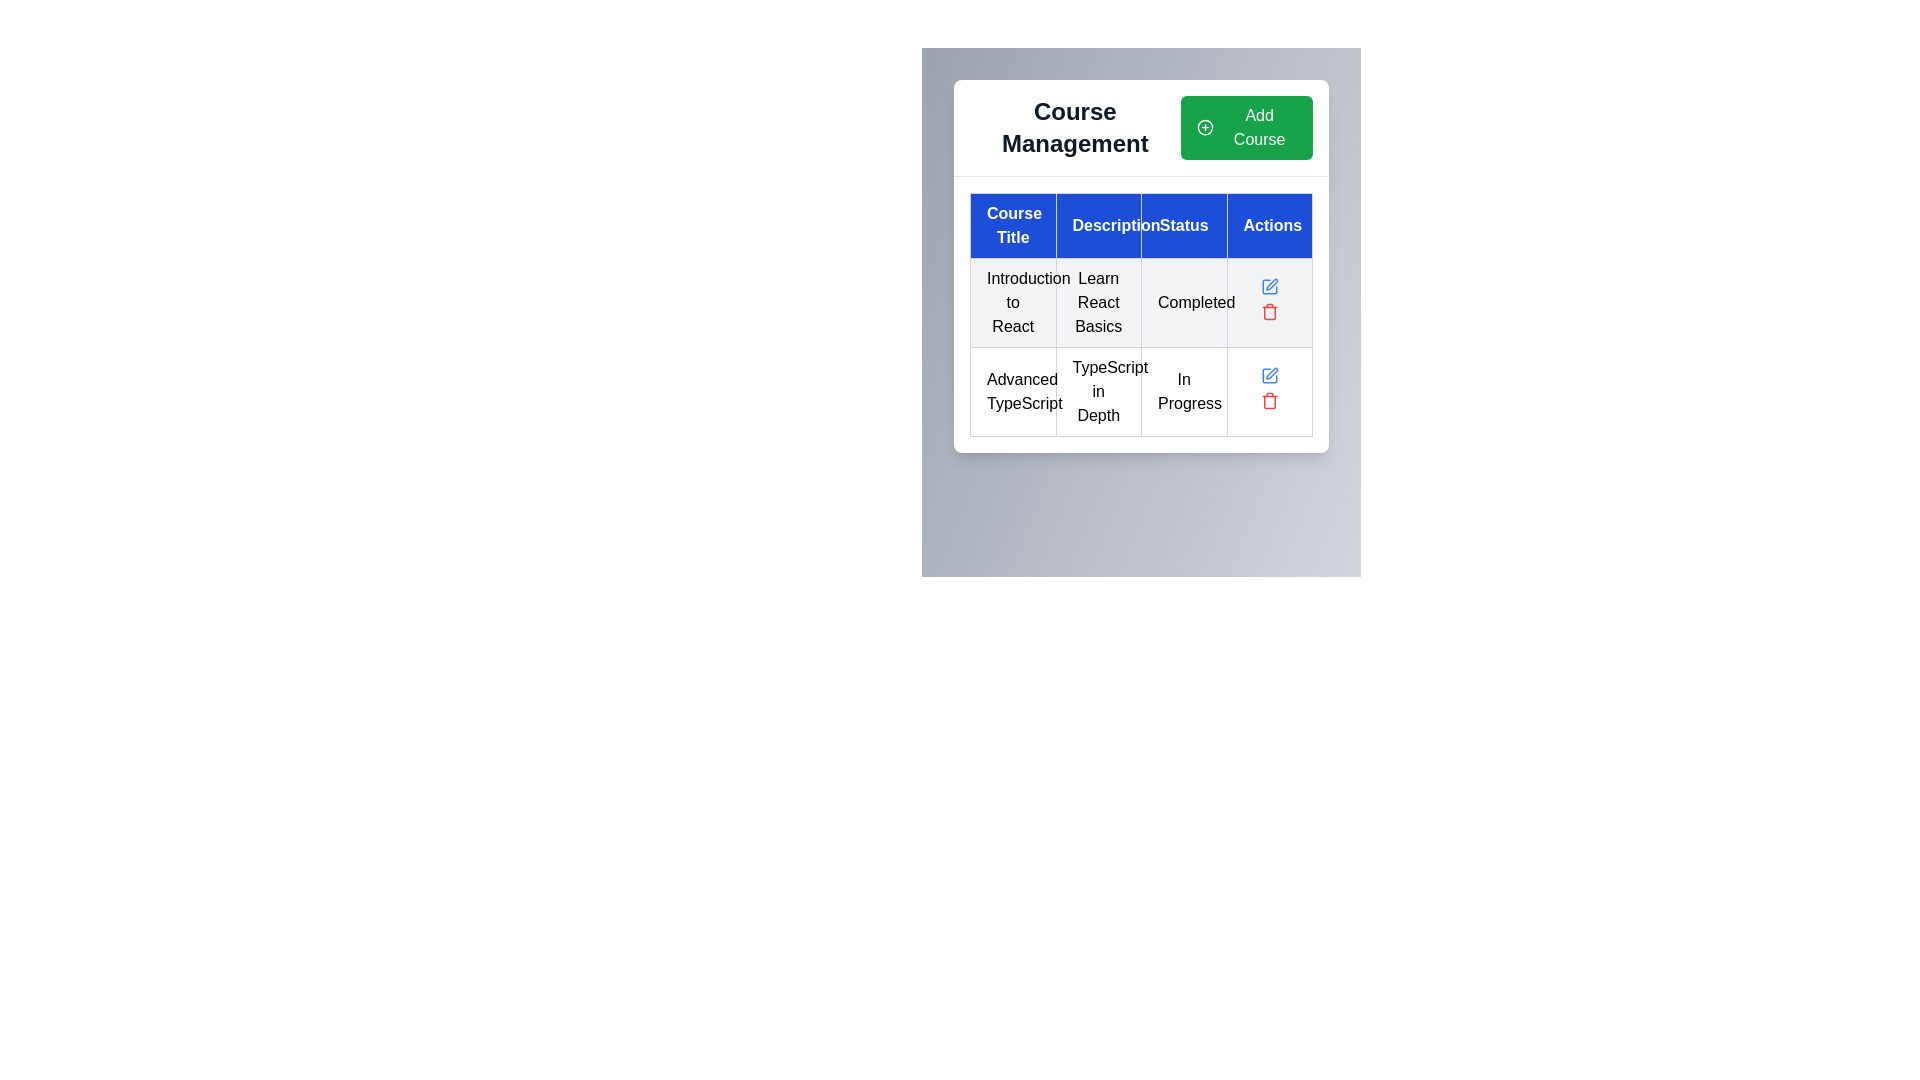 The width and height of the screenshot is (1920, 1080). Describe the element at coordinates (1097, 303) in the screenshot. I see `the text displayed in the text block that shows 'Learn React Basics.'` at that location.